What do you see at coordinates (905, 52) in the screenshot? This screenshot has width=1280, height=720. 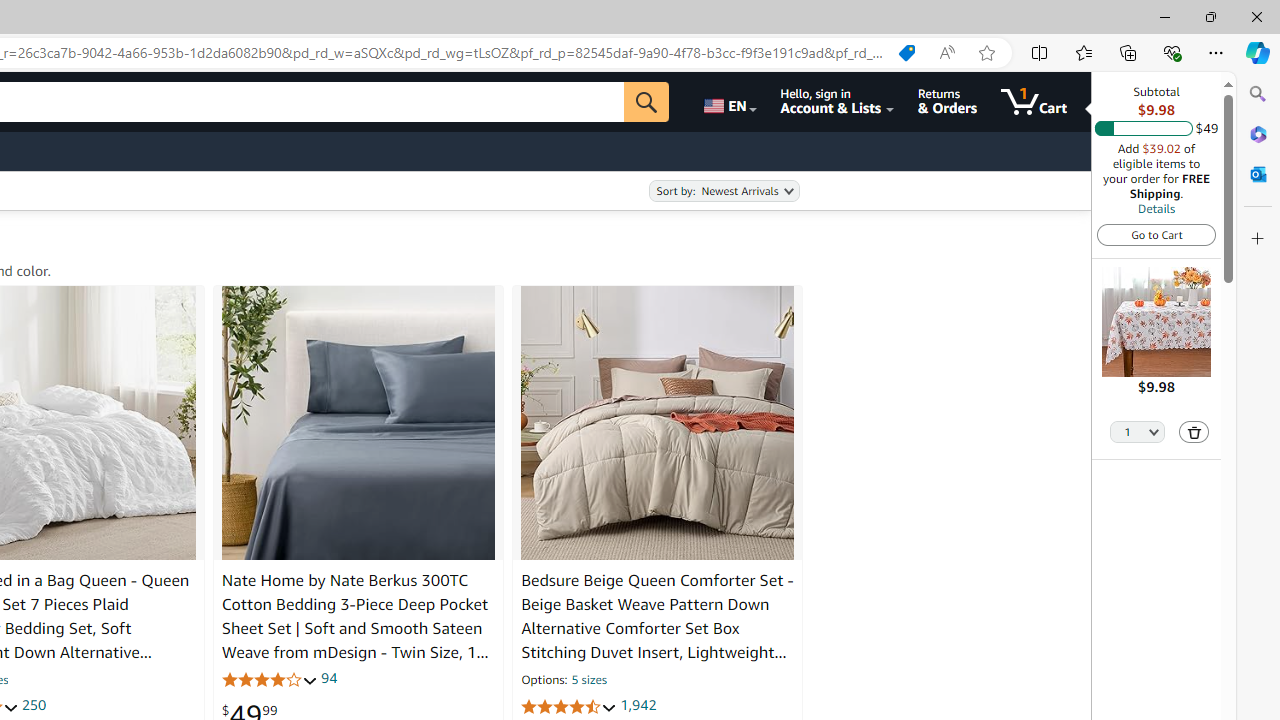 I see `'Shopping in Microsoft Edge'` at bounding box center [905, 52].